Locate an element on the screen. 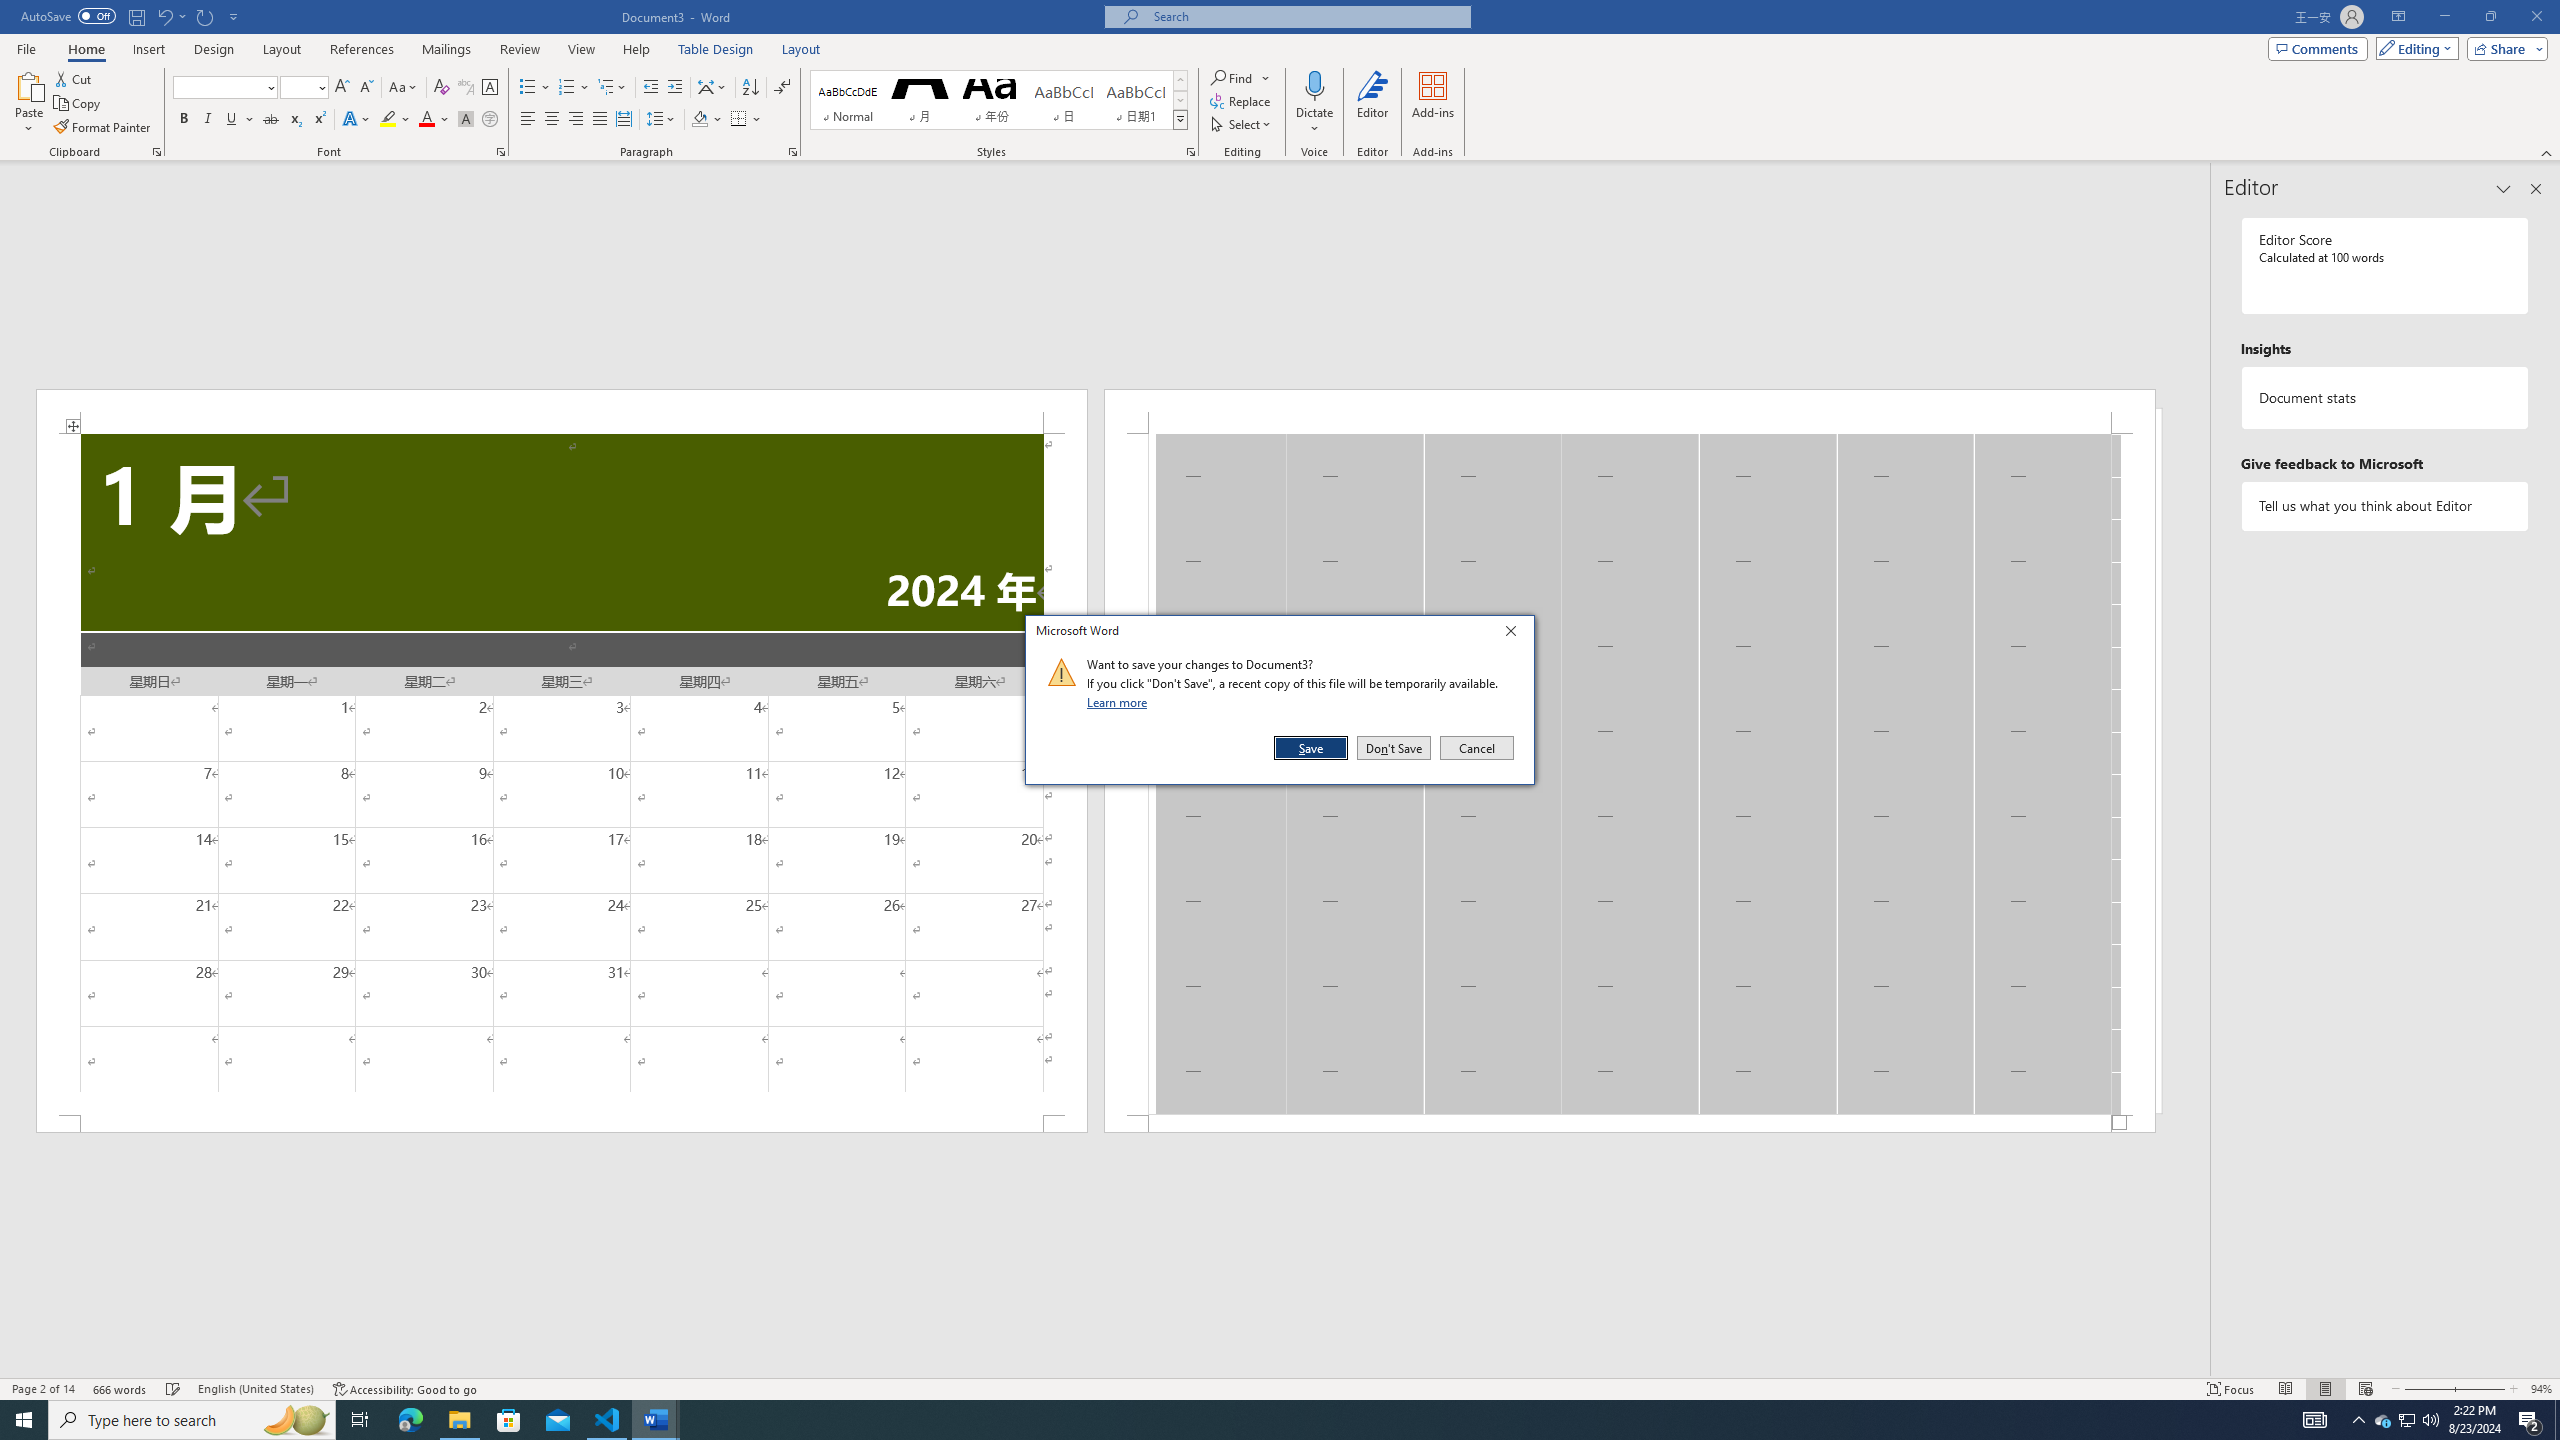 The width and height of the screenshot is (2560, 1440). 'Text Highlight Color Yellow' is located at coordinates (387, 118).